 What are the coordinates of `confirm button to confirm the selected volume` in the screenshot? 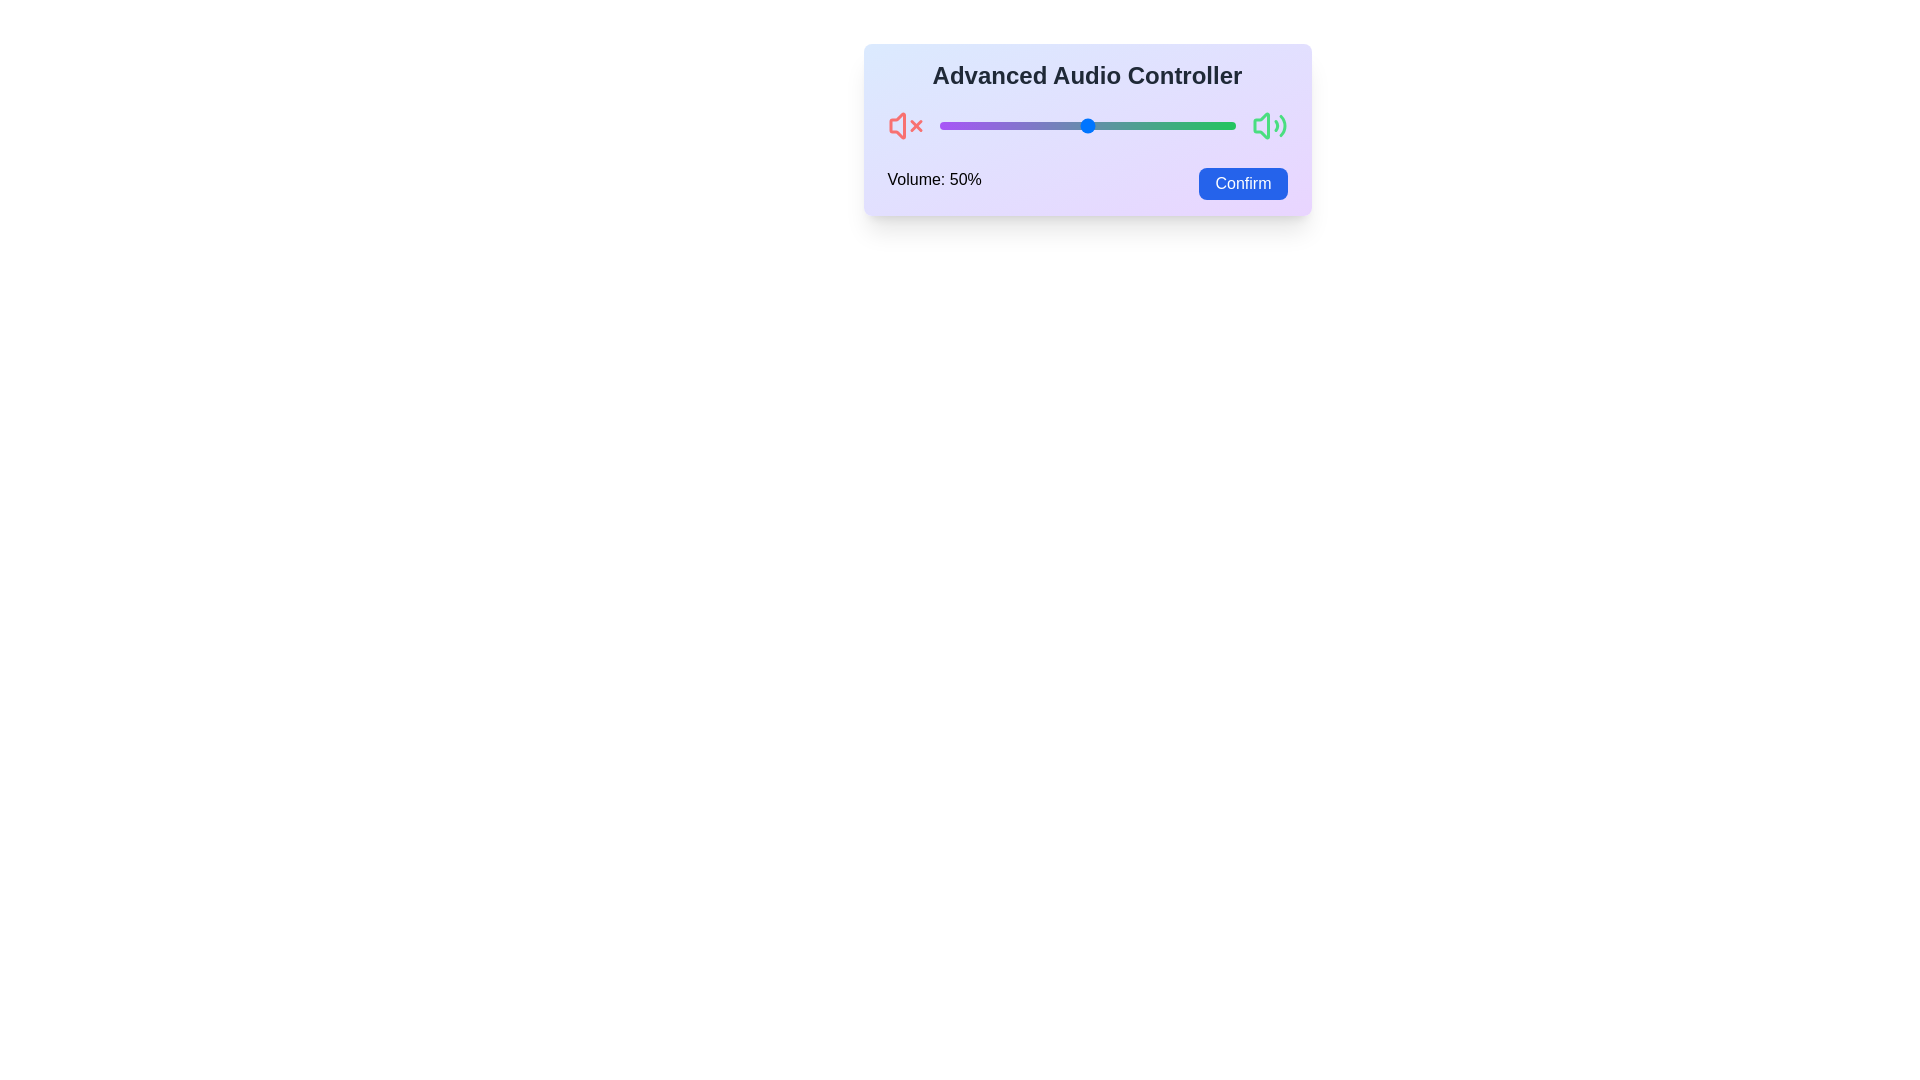 It's located at (1242, 184).